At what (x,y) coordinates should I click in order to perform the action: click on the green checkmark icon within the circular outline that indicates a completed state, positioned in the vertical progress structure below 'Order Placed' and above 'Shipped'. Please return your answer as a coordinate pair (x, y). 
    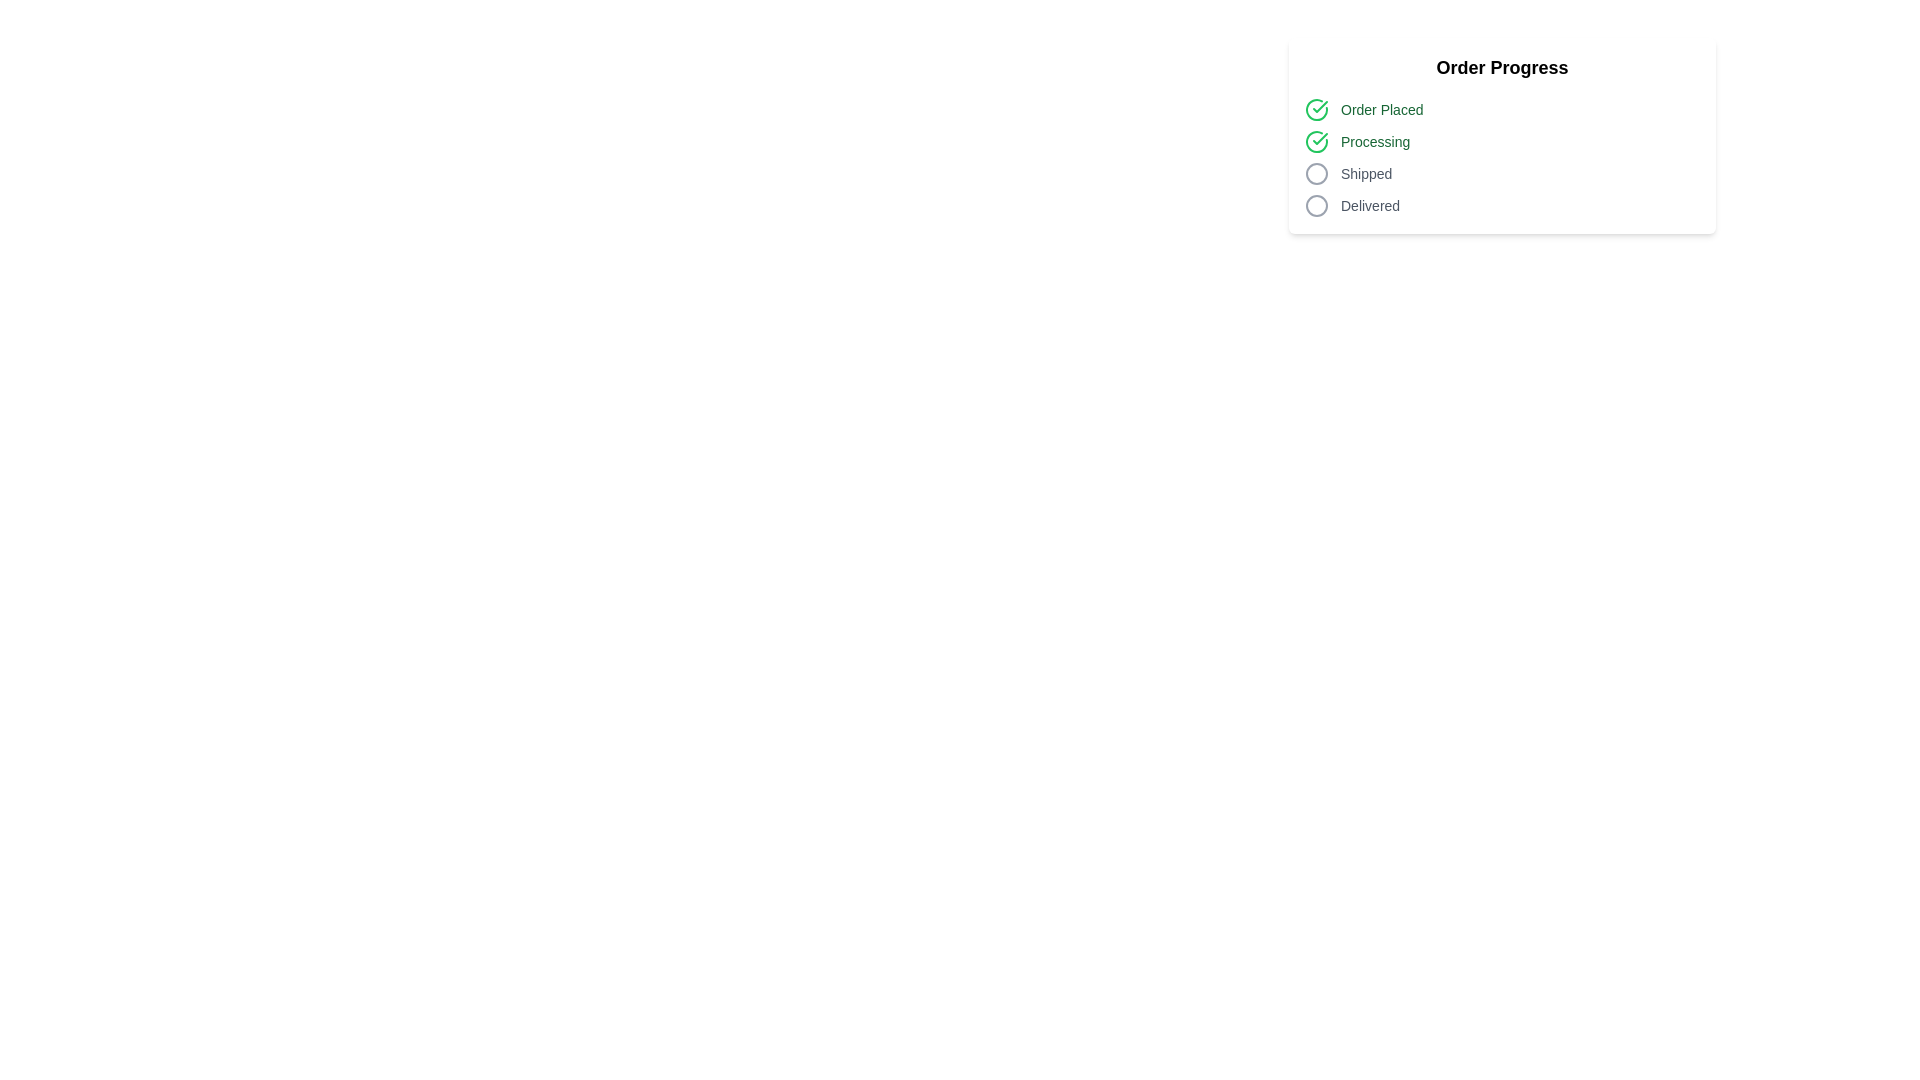
    Looking at the image, I should click on (1320, 107).